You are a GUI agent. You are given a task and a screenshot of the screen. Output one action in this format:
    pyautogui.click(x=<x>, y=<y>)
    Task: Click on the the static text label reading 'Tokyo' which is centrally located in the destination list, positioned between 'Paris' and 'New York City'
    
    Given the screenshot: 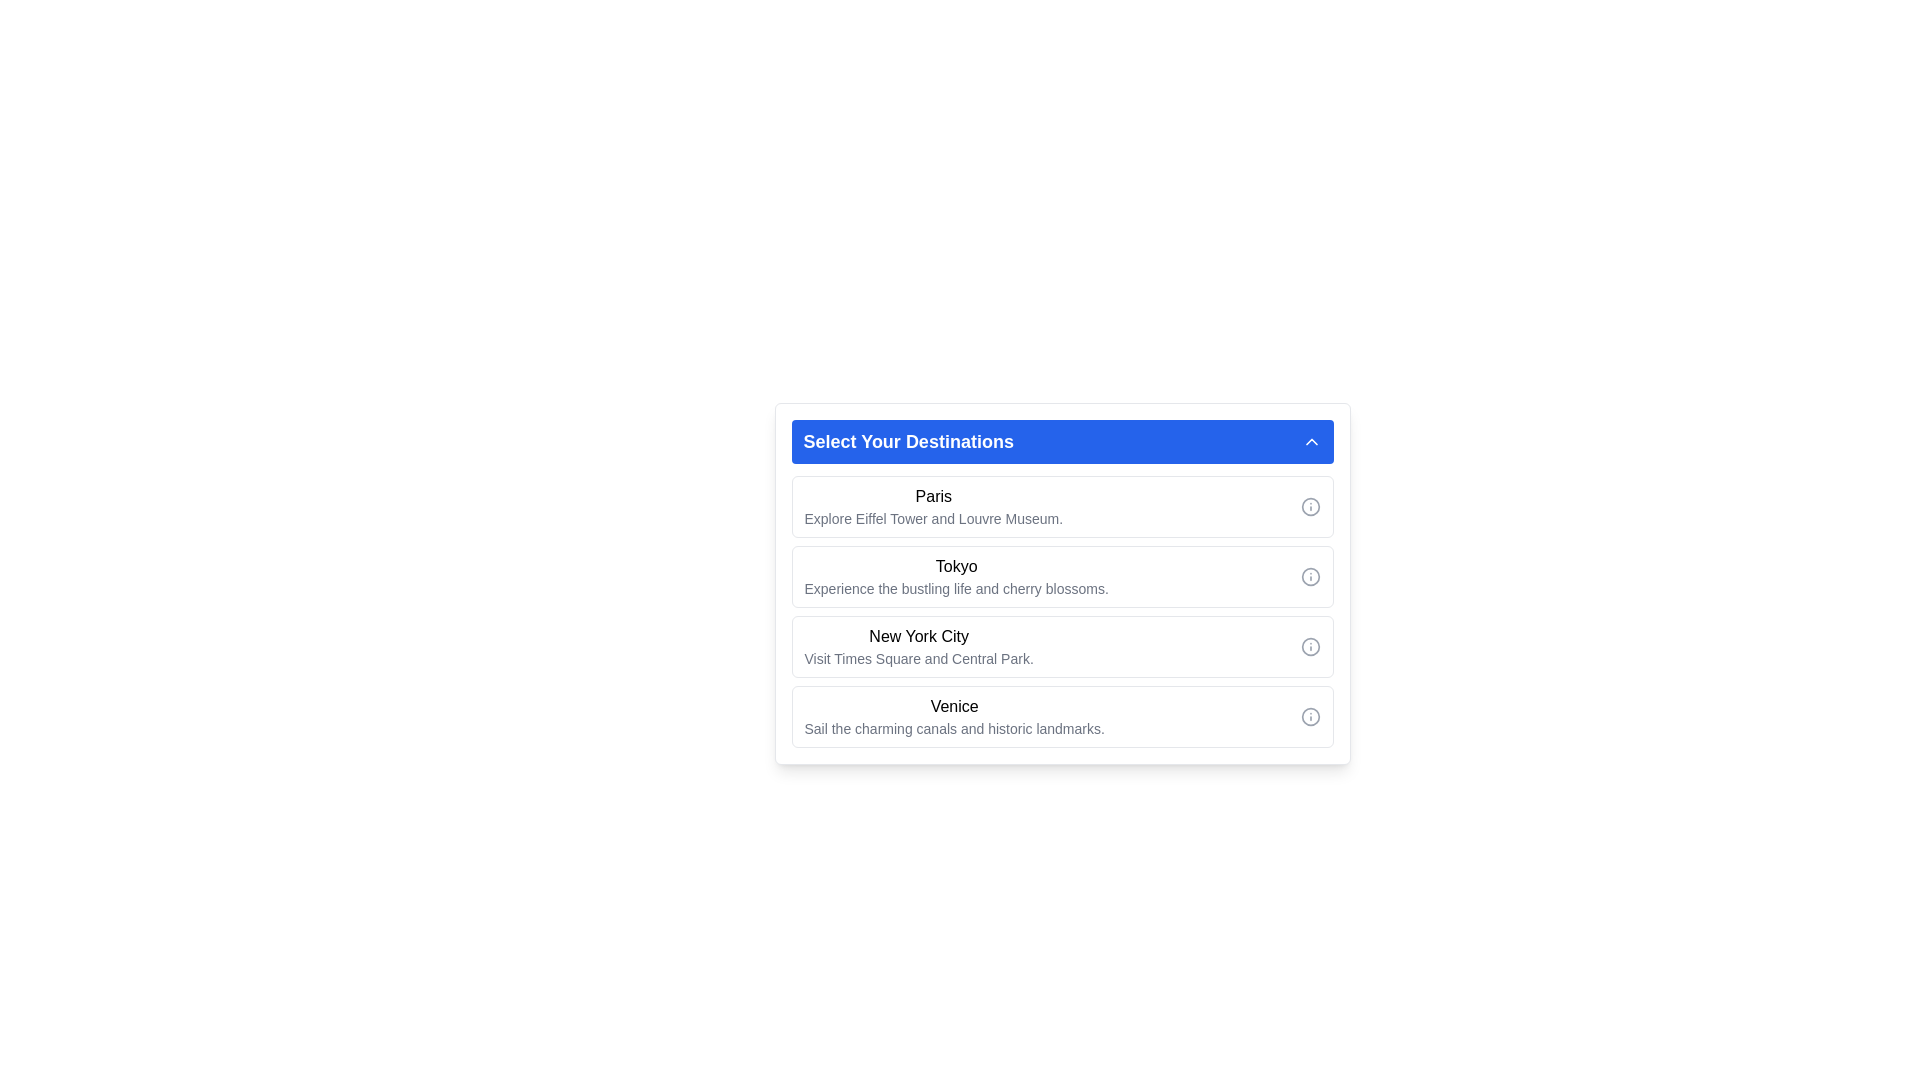 What is the action you would take?
    pyautogui.click(x=955, y=567)
    